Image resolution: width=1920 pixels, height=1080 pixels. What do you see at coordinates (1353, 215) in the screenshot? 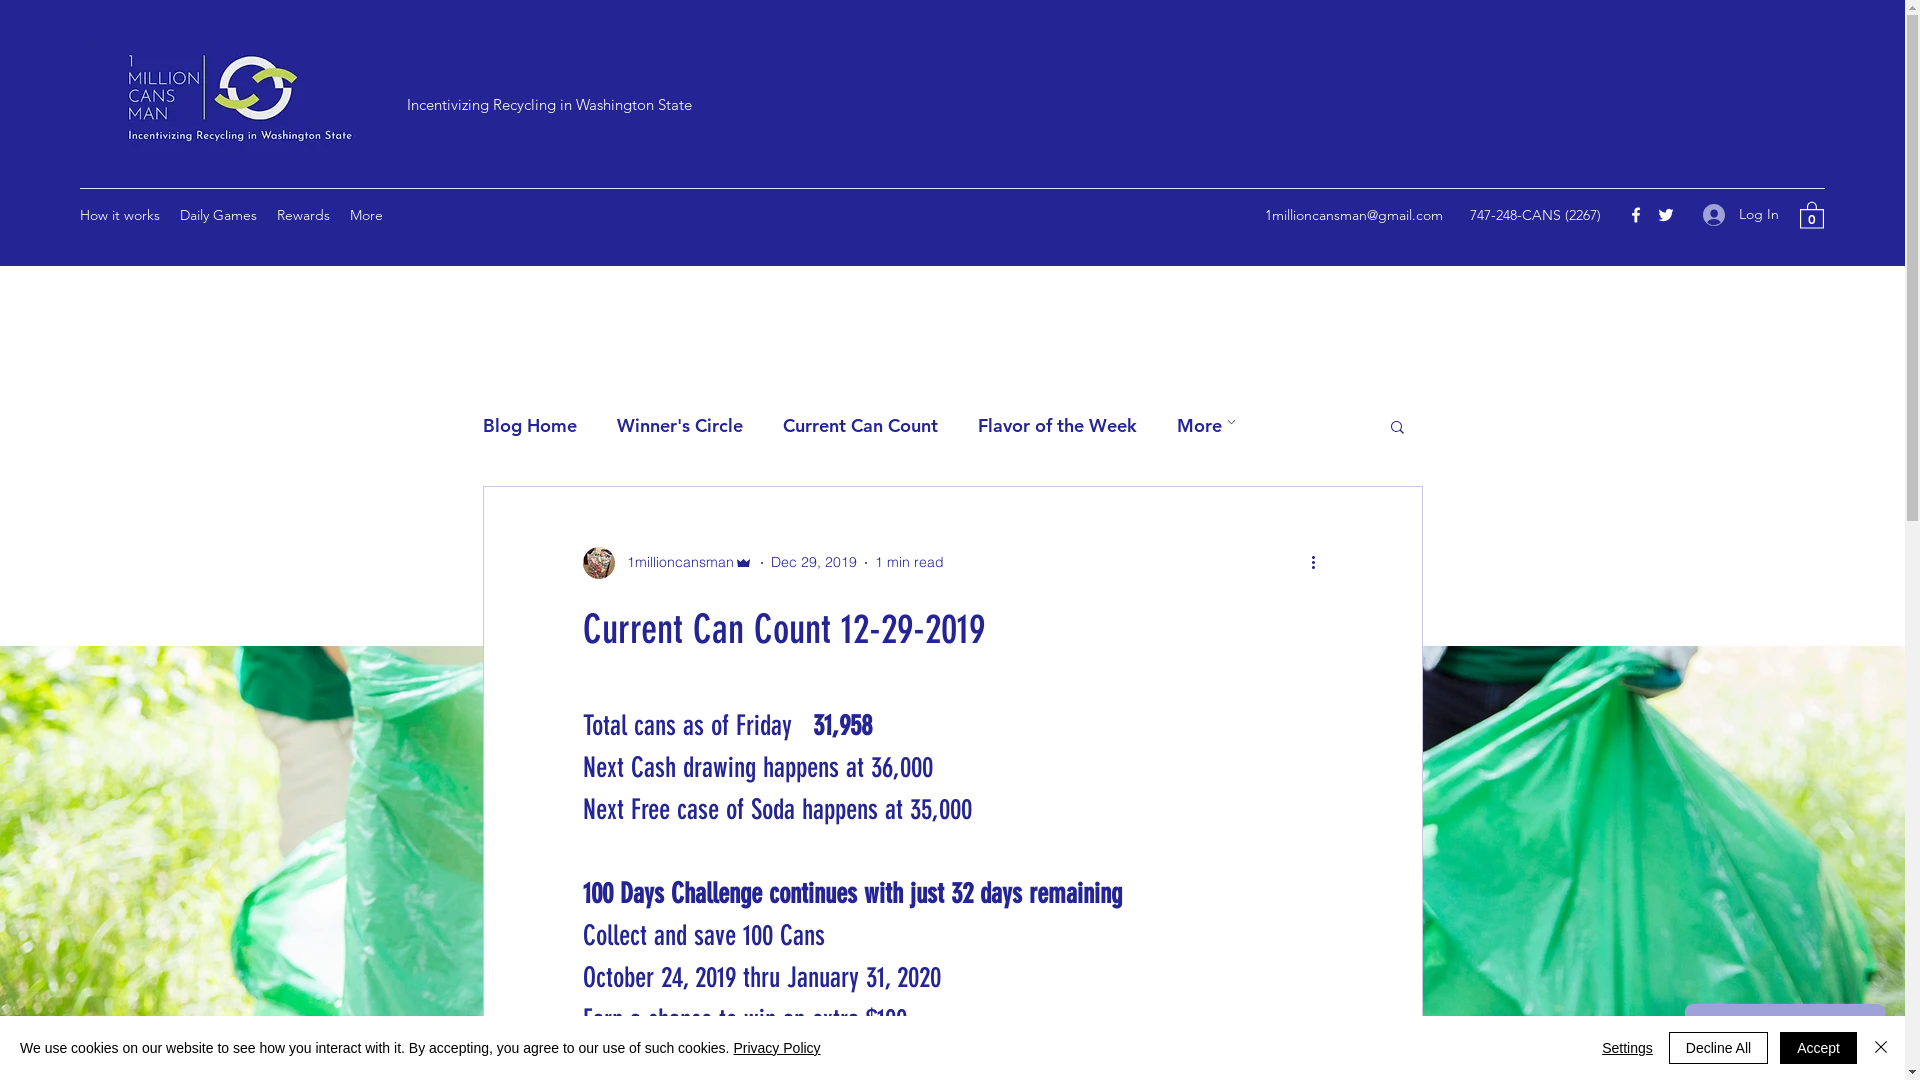
I see `'1millioncansman@gmail.com'` at bounding box center [1353, 215].